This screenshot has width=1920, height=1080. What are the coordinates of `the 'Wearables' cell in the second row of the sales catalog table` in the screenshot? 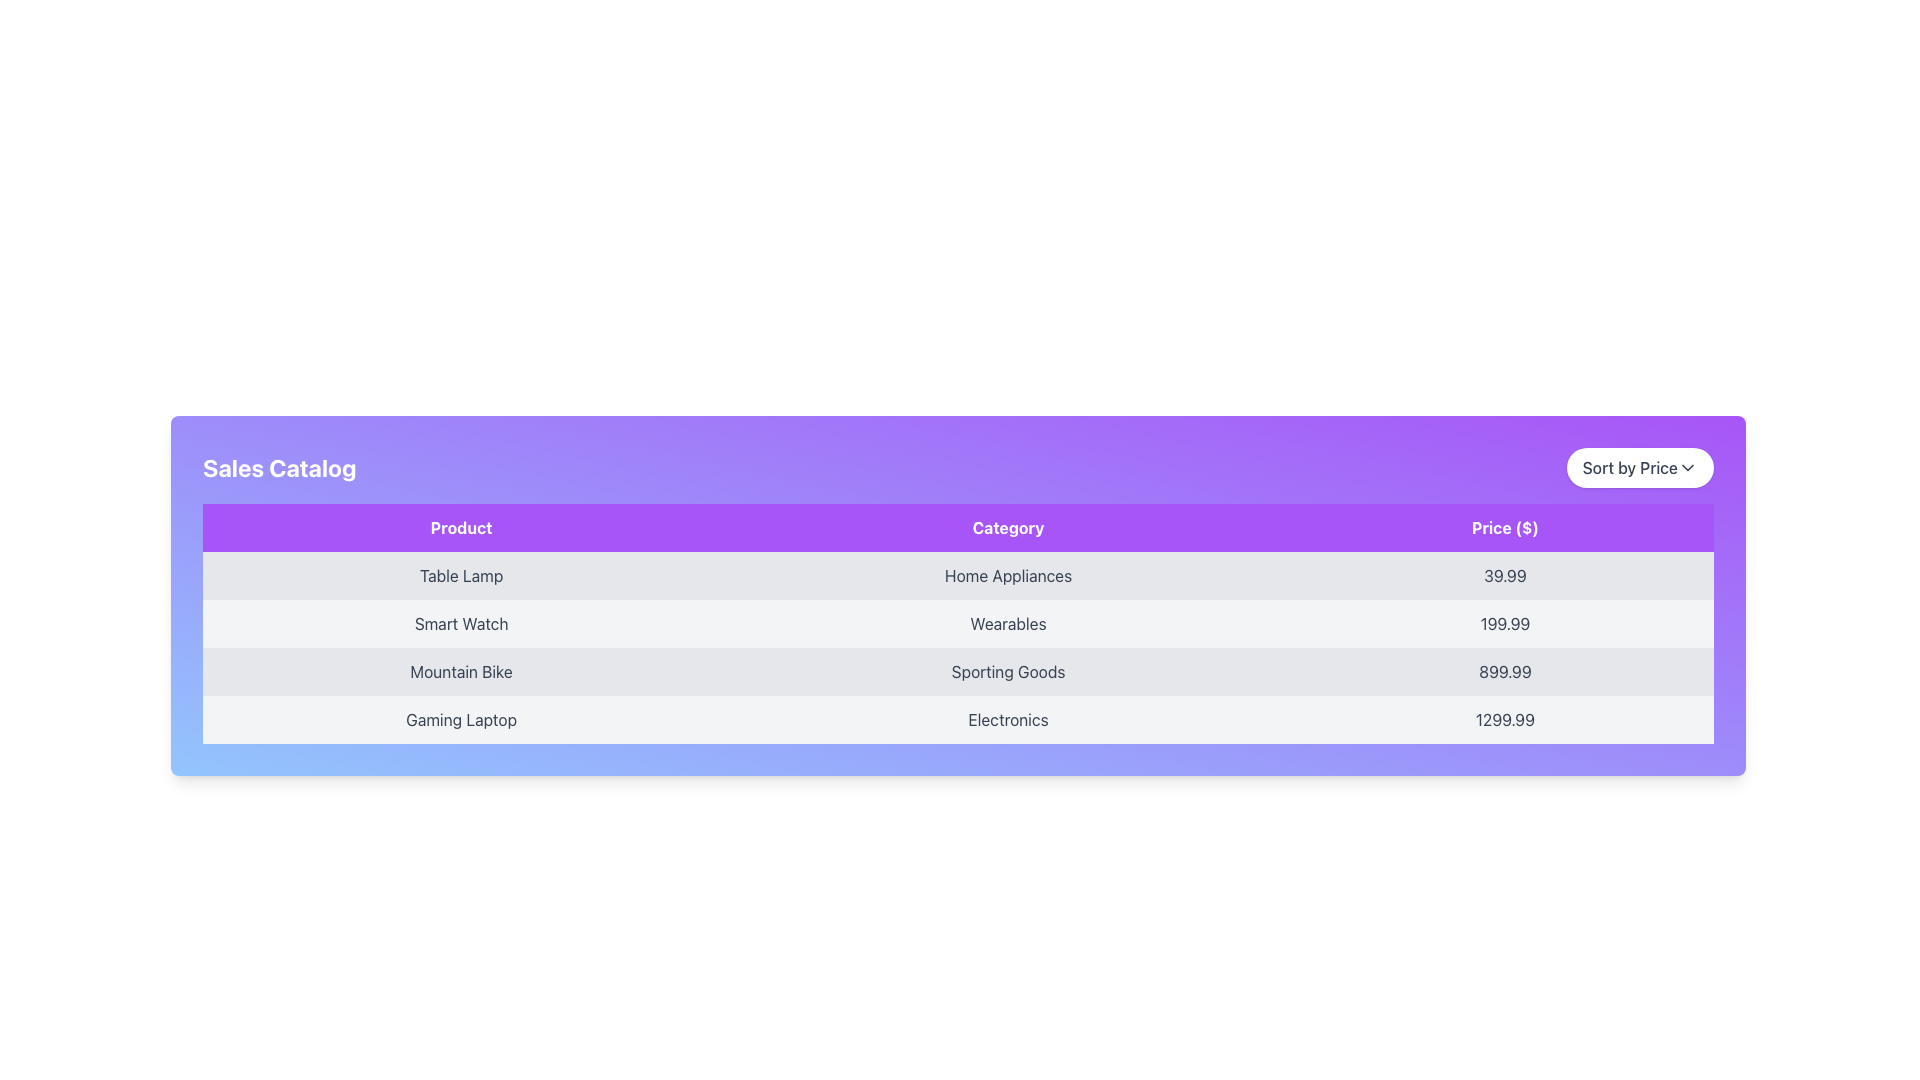 It's located at (957, 623).